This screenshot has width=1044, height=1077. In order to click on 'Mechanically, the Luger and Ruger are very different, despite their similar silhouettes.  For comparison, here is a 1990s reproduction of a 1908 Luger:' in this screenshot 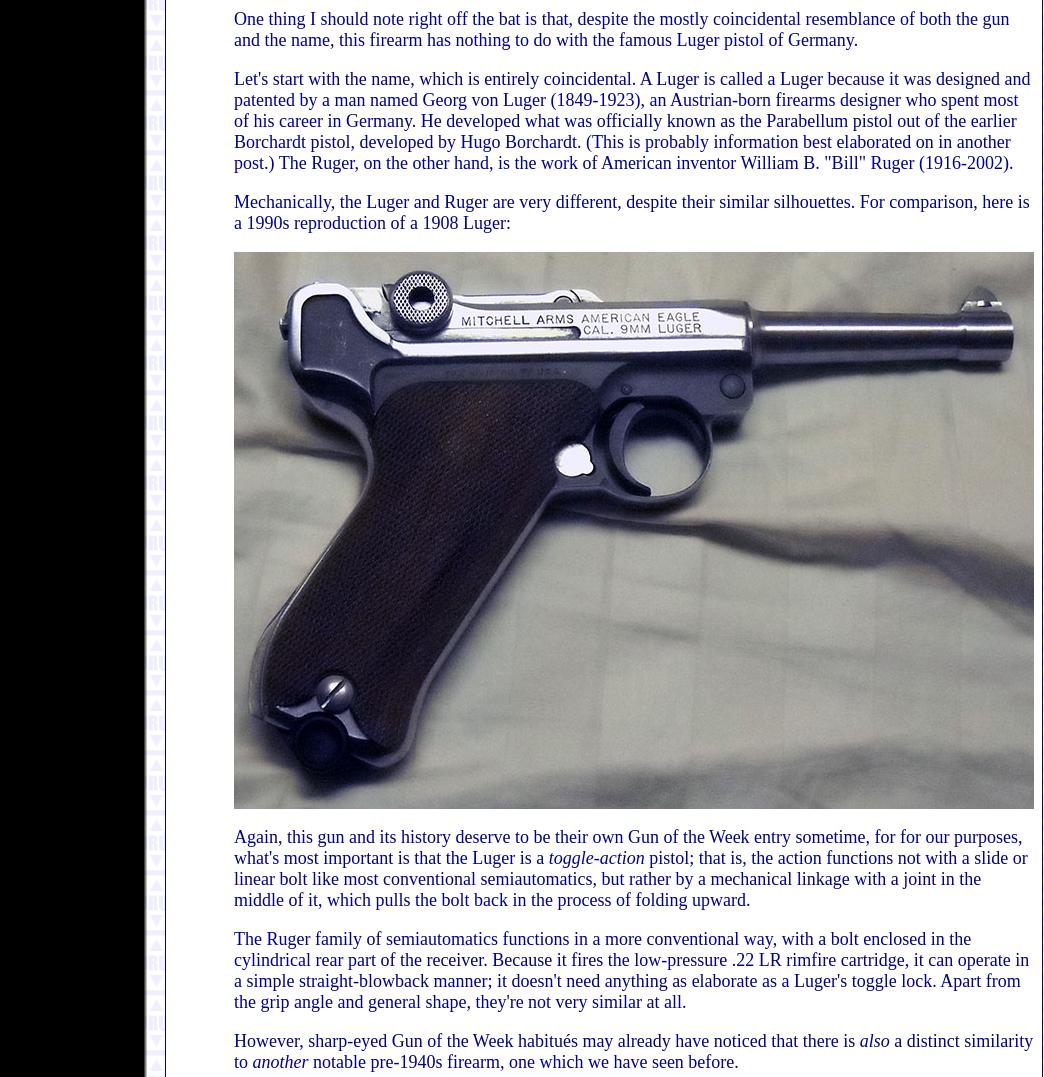, I will do `click(631, 212)`.